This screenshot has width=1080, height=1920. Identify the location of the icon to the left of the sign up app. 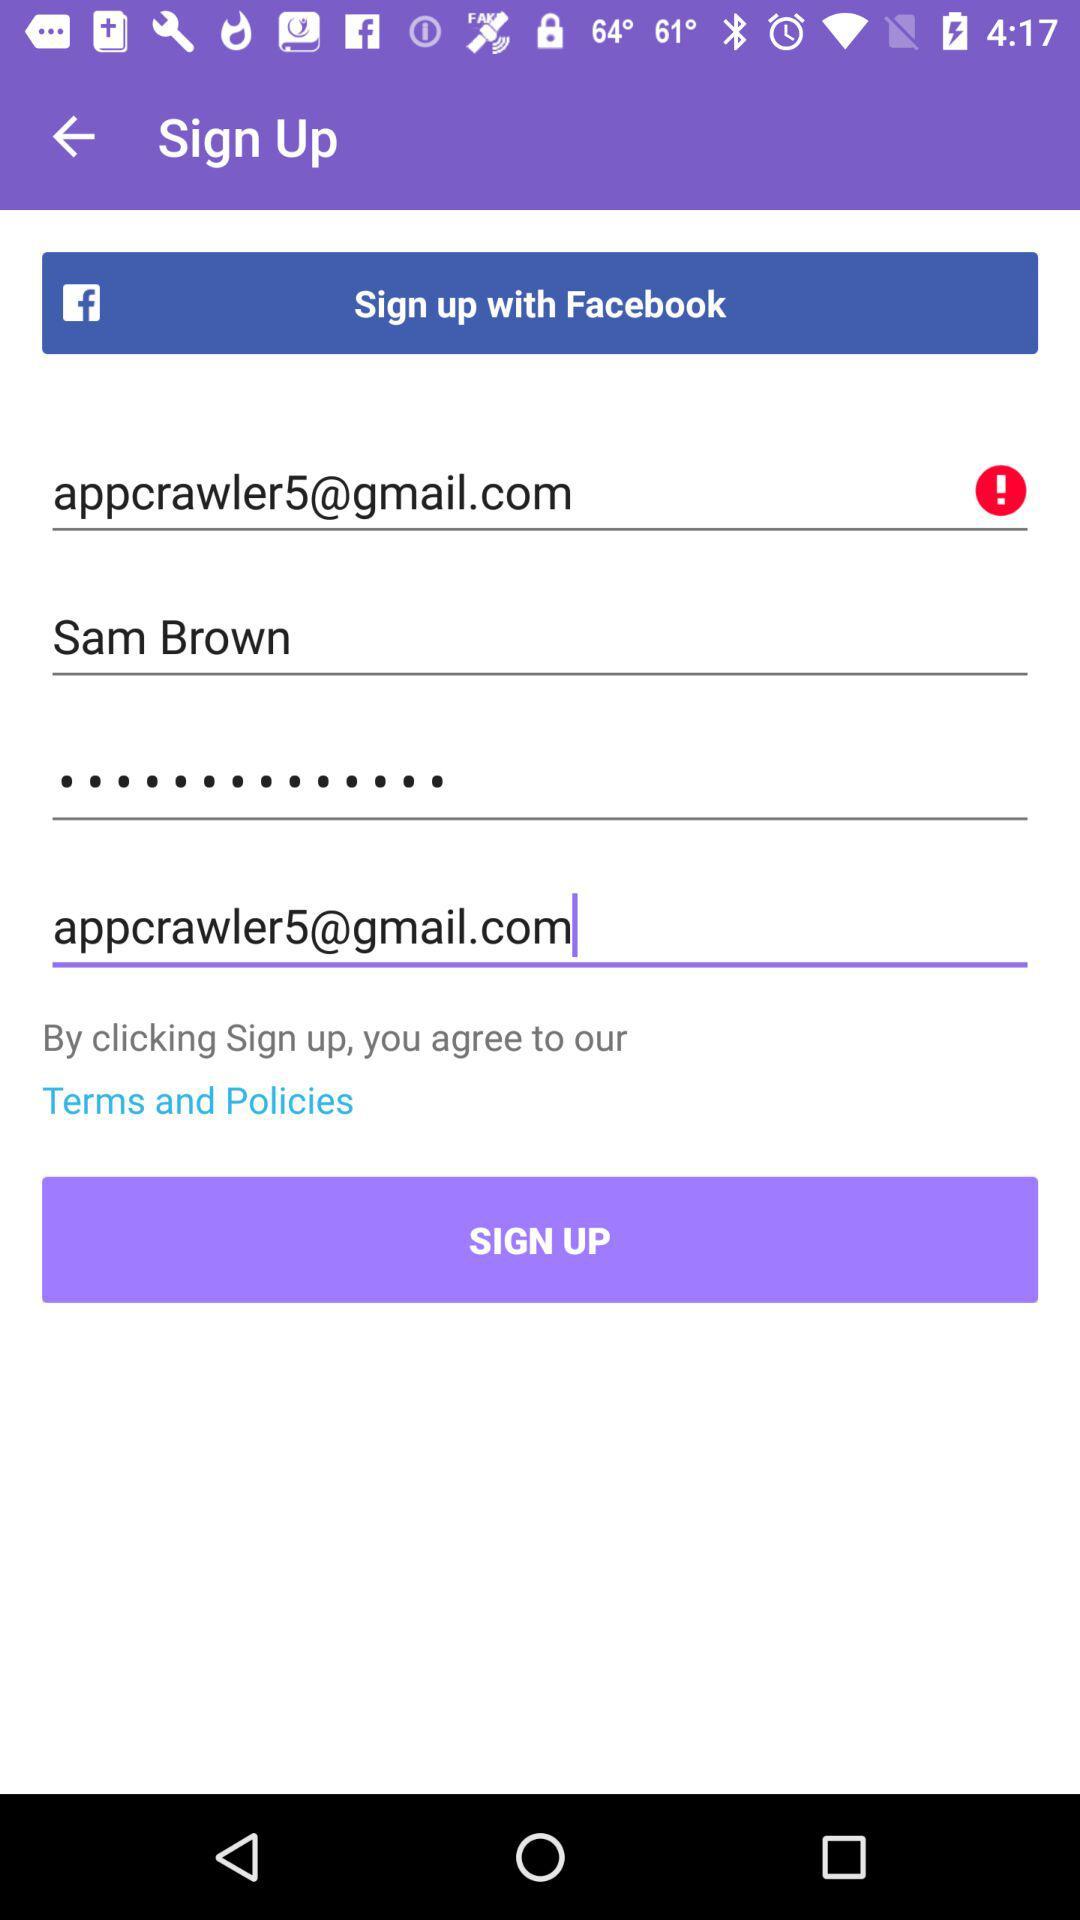
(72, 135).